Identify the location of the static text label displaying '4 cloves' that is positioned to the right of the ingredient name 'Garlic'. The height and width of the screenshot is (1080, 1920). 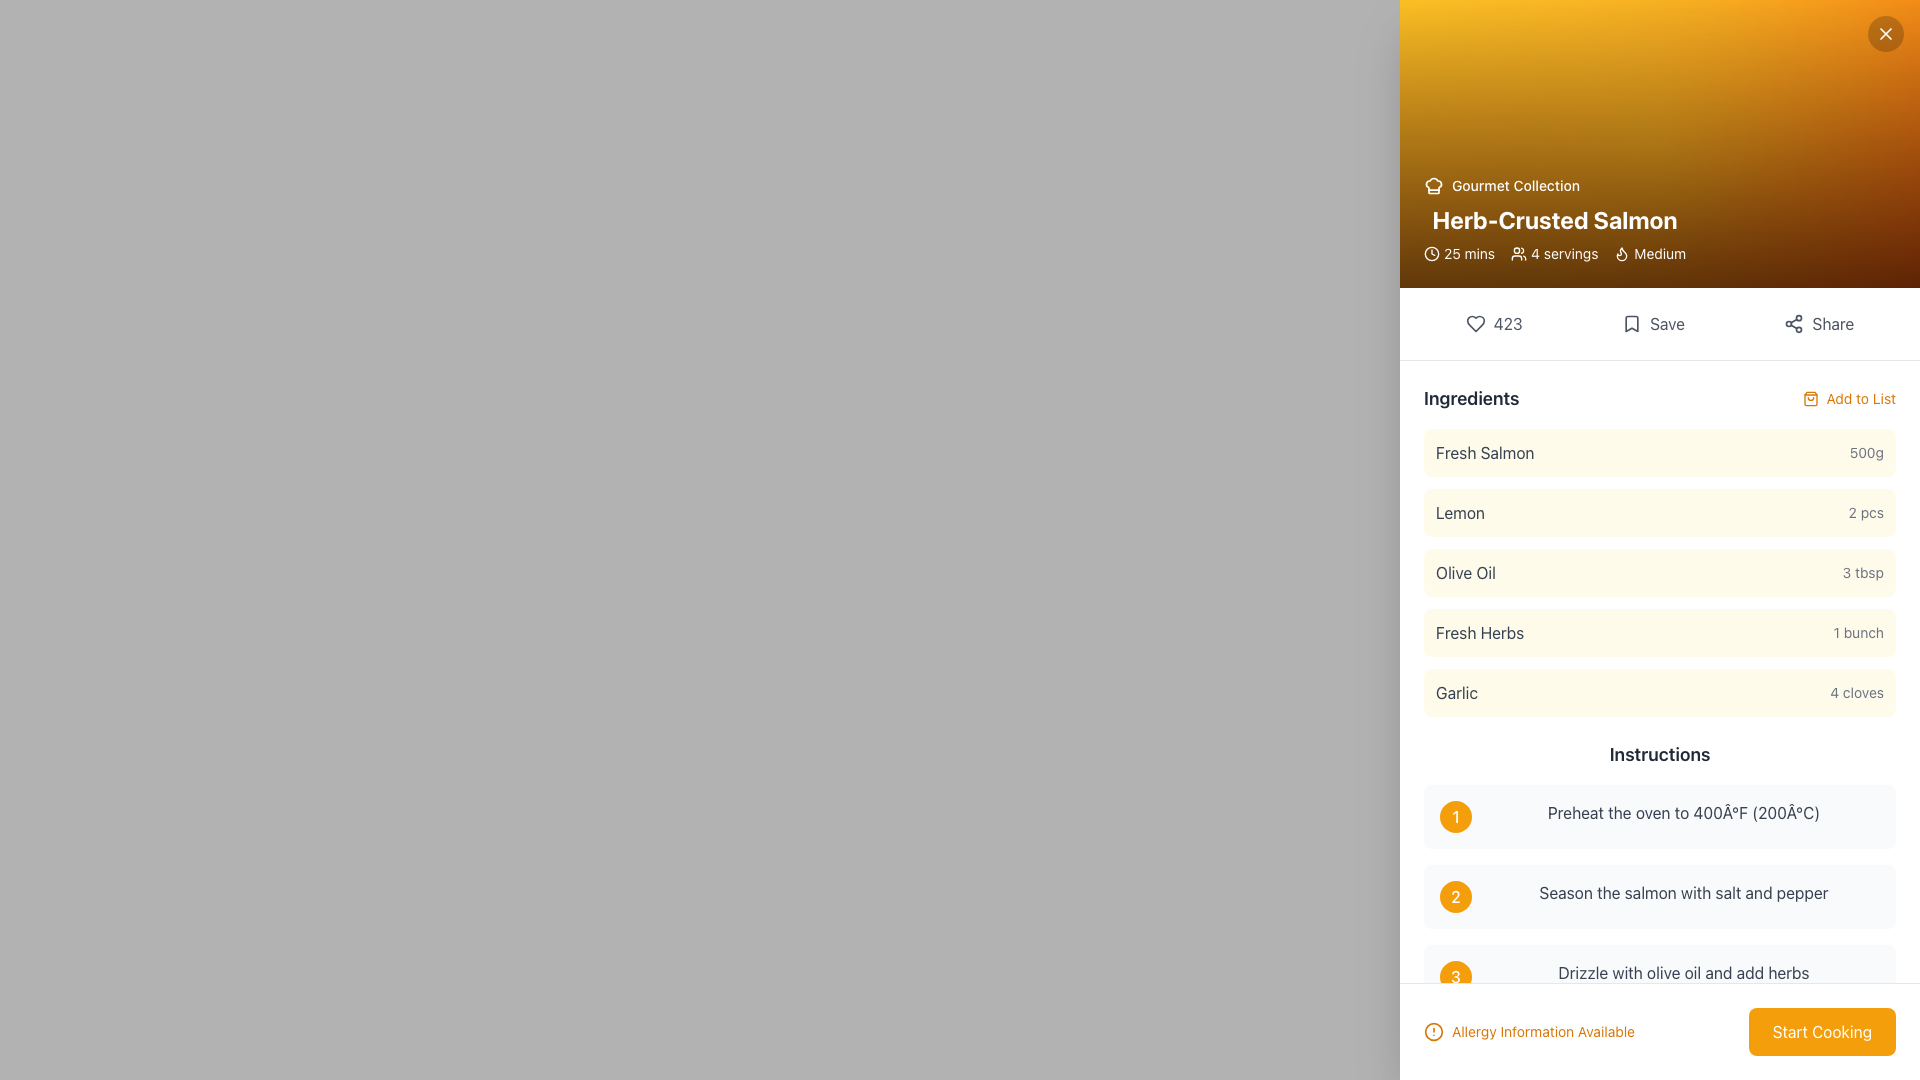
(1856, 692).